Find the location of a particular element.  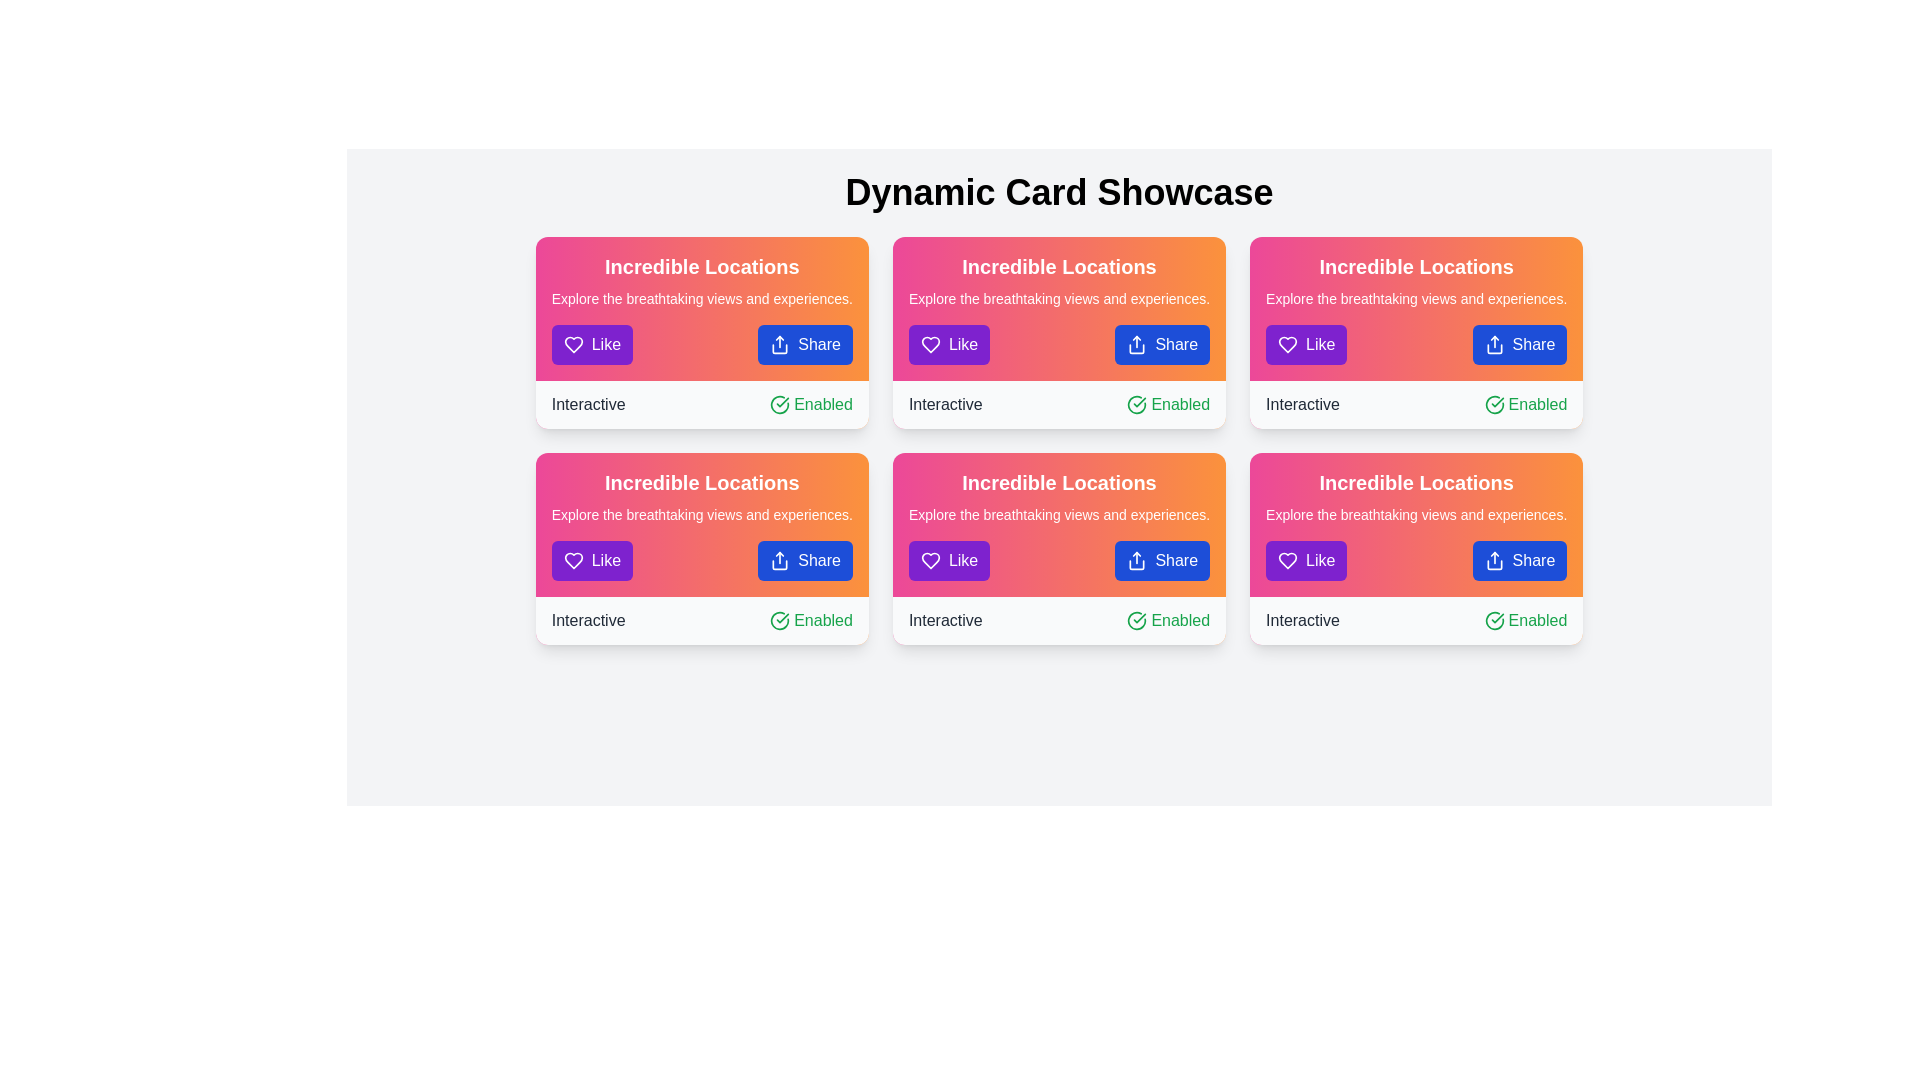

the heart-shaped 'Like' icon filled with a gradient color is located at coordinates (929, 343).